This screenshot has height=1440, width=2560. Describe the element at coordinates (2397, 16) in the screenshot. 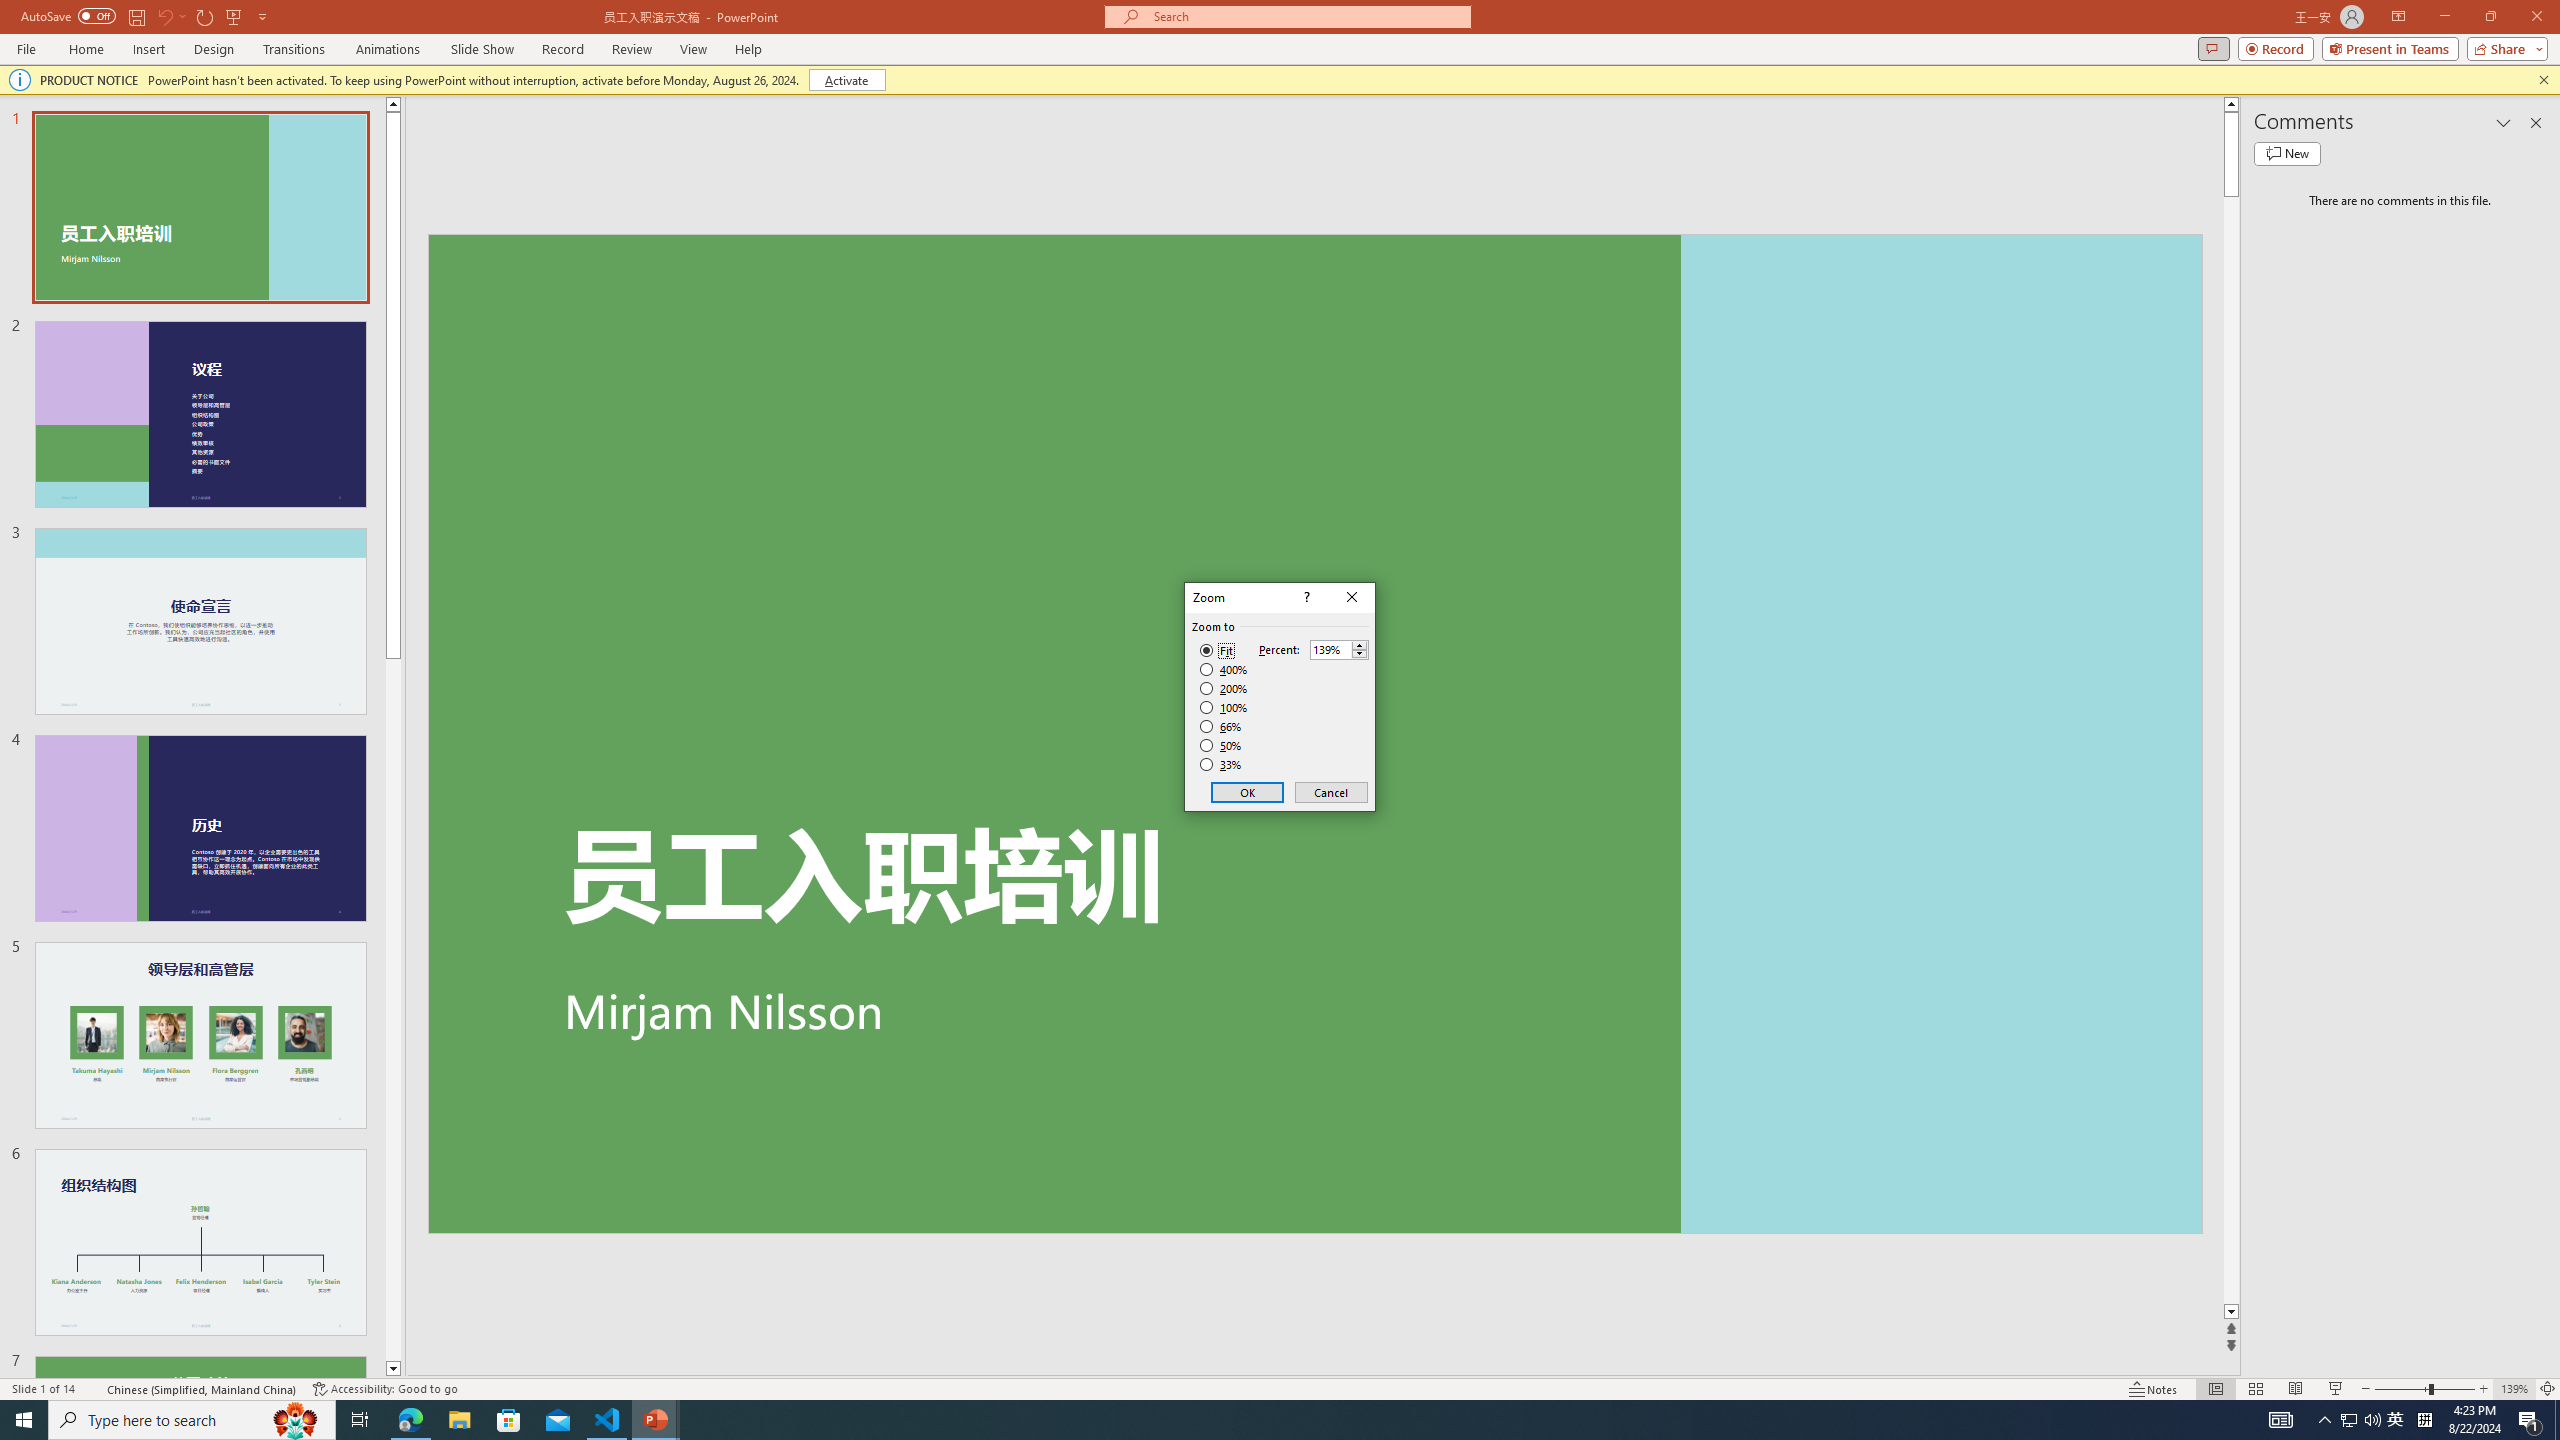

I see `'Ribbon Display Options'` at that location.